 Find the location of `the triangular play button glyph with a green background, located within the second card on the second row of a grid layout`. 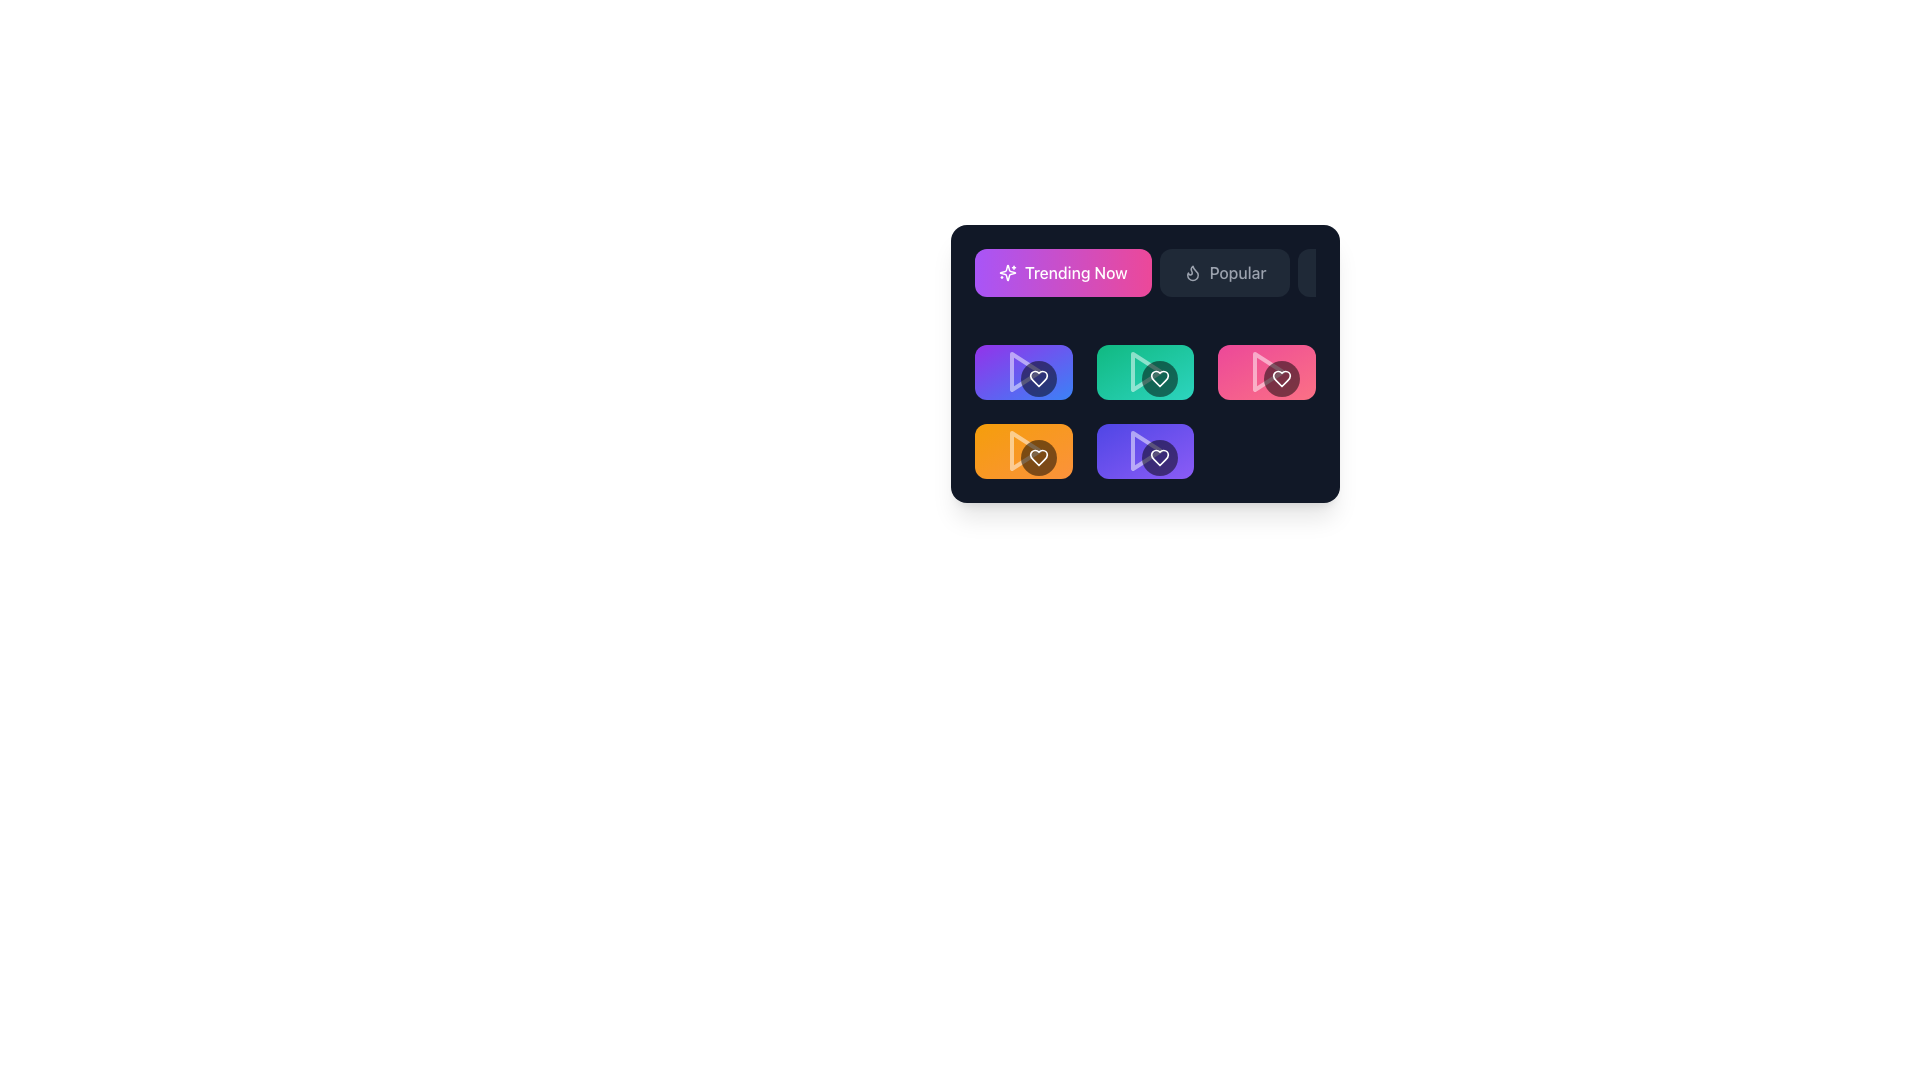

the triangular play button glyph with a green background, located within the second card on the second row of a grid layout is located at coordinates (1147, 372).